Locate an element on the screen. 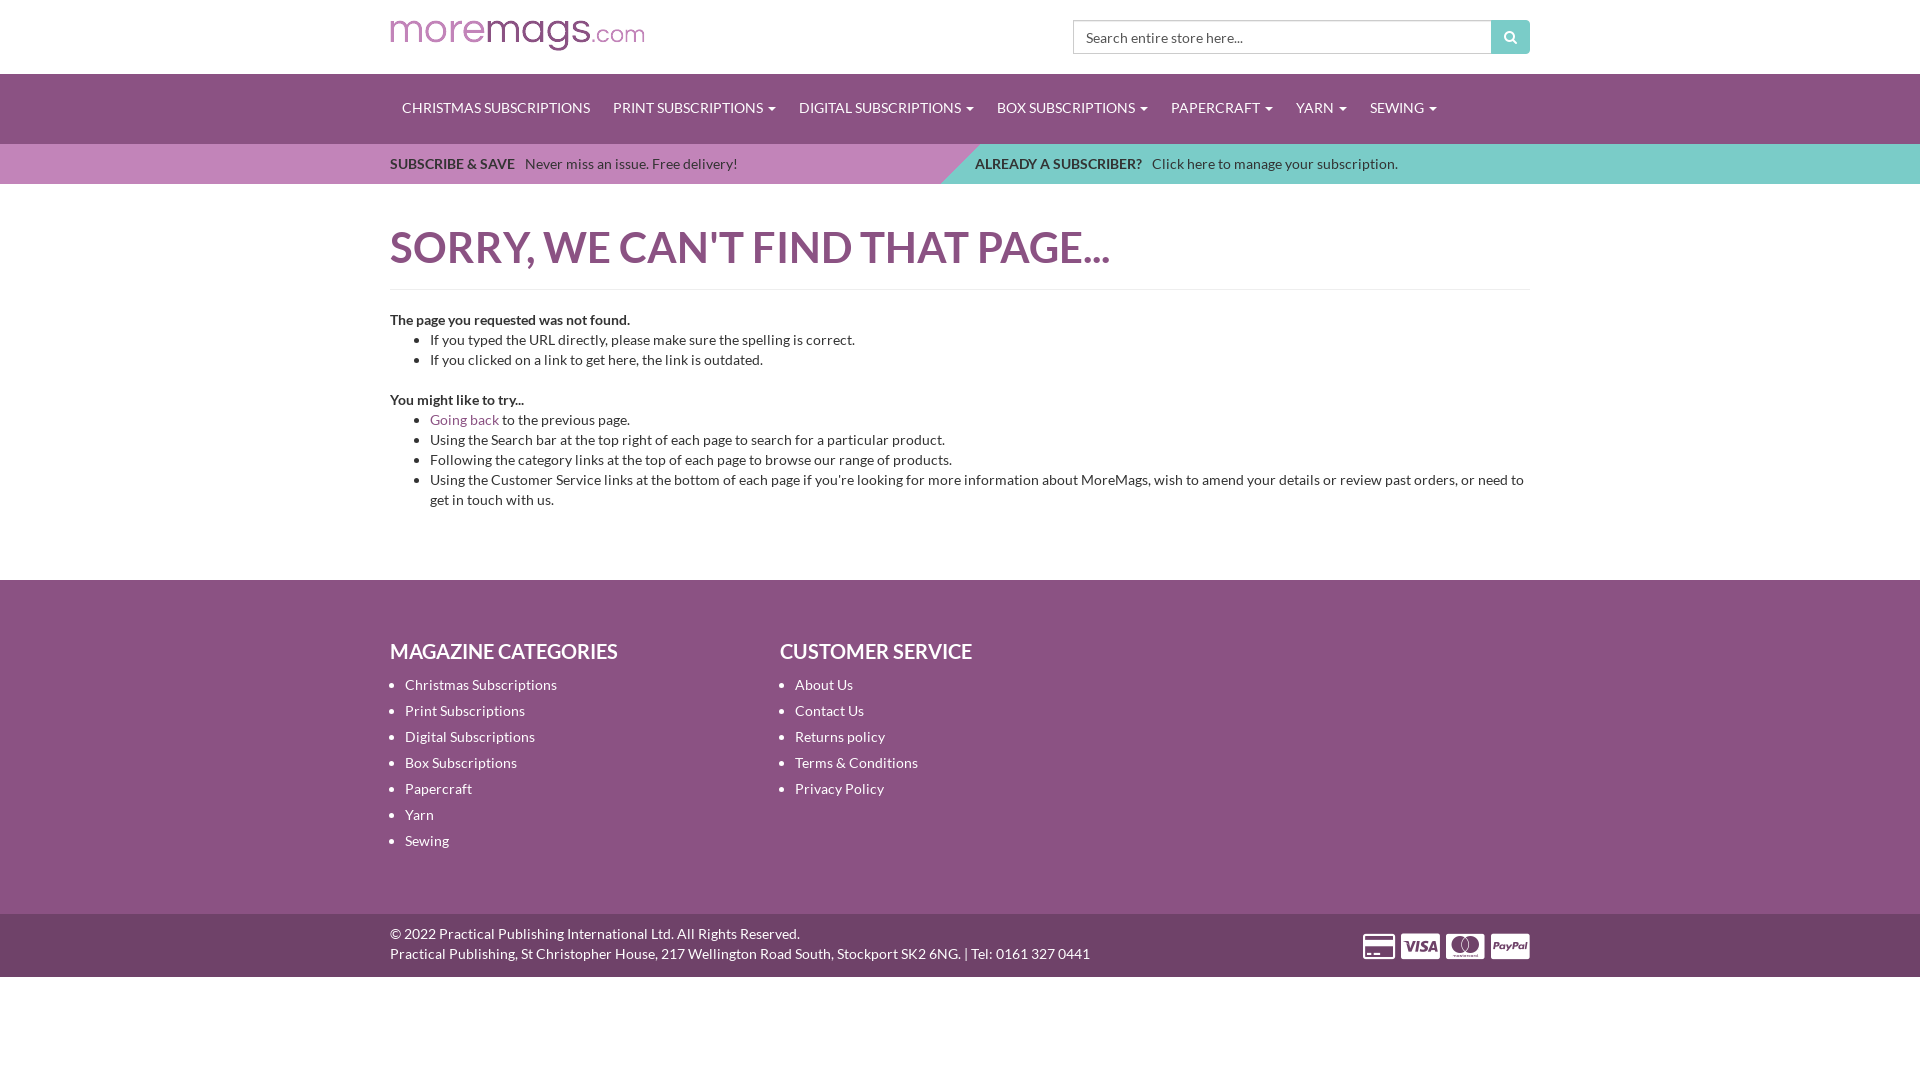  'Going back' is located at coordinates (463, 418).